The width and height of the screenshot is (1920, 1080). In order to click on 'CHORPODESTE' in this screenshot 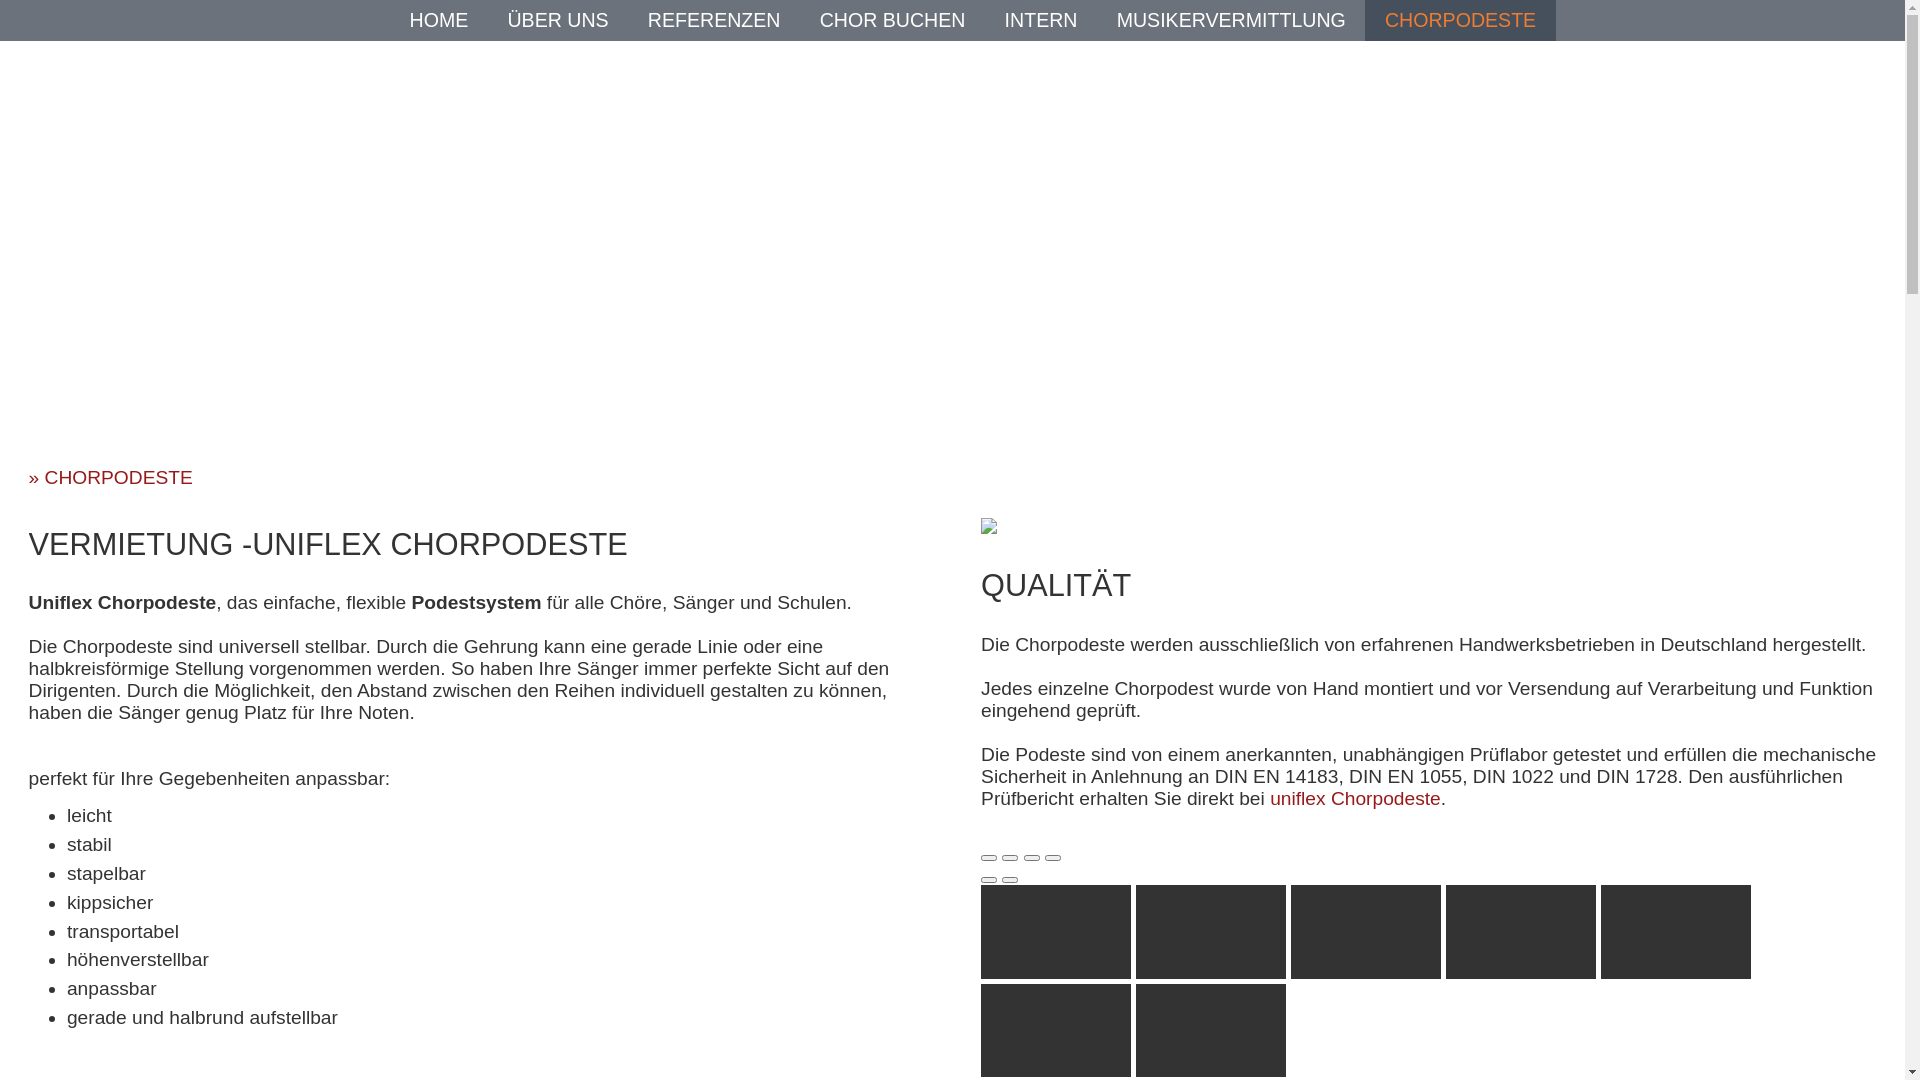, I will do `click(1460, 19)`.